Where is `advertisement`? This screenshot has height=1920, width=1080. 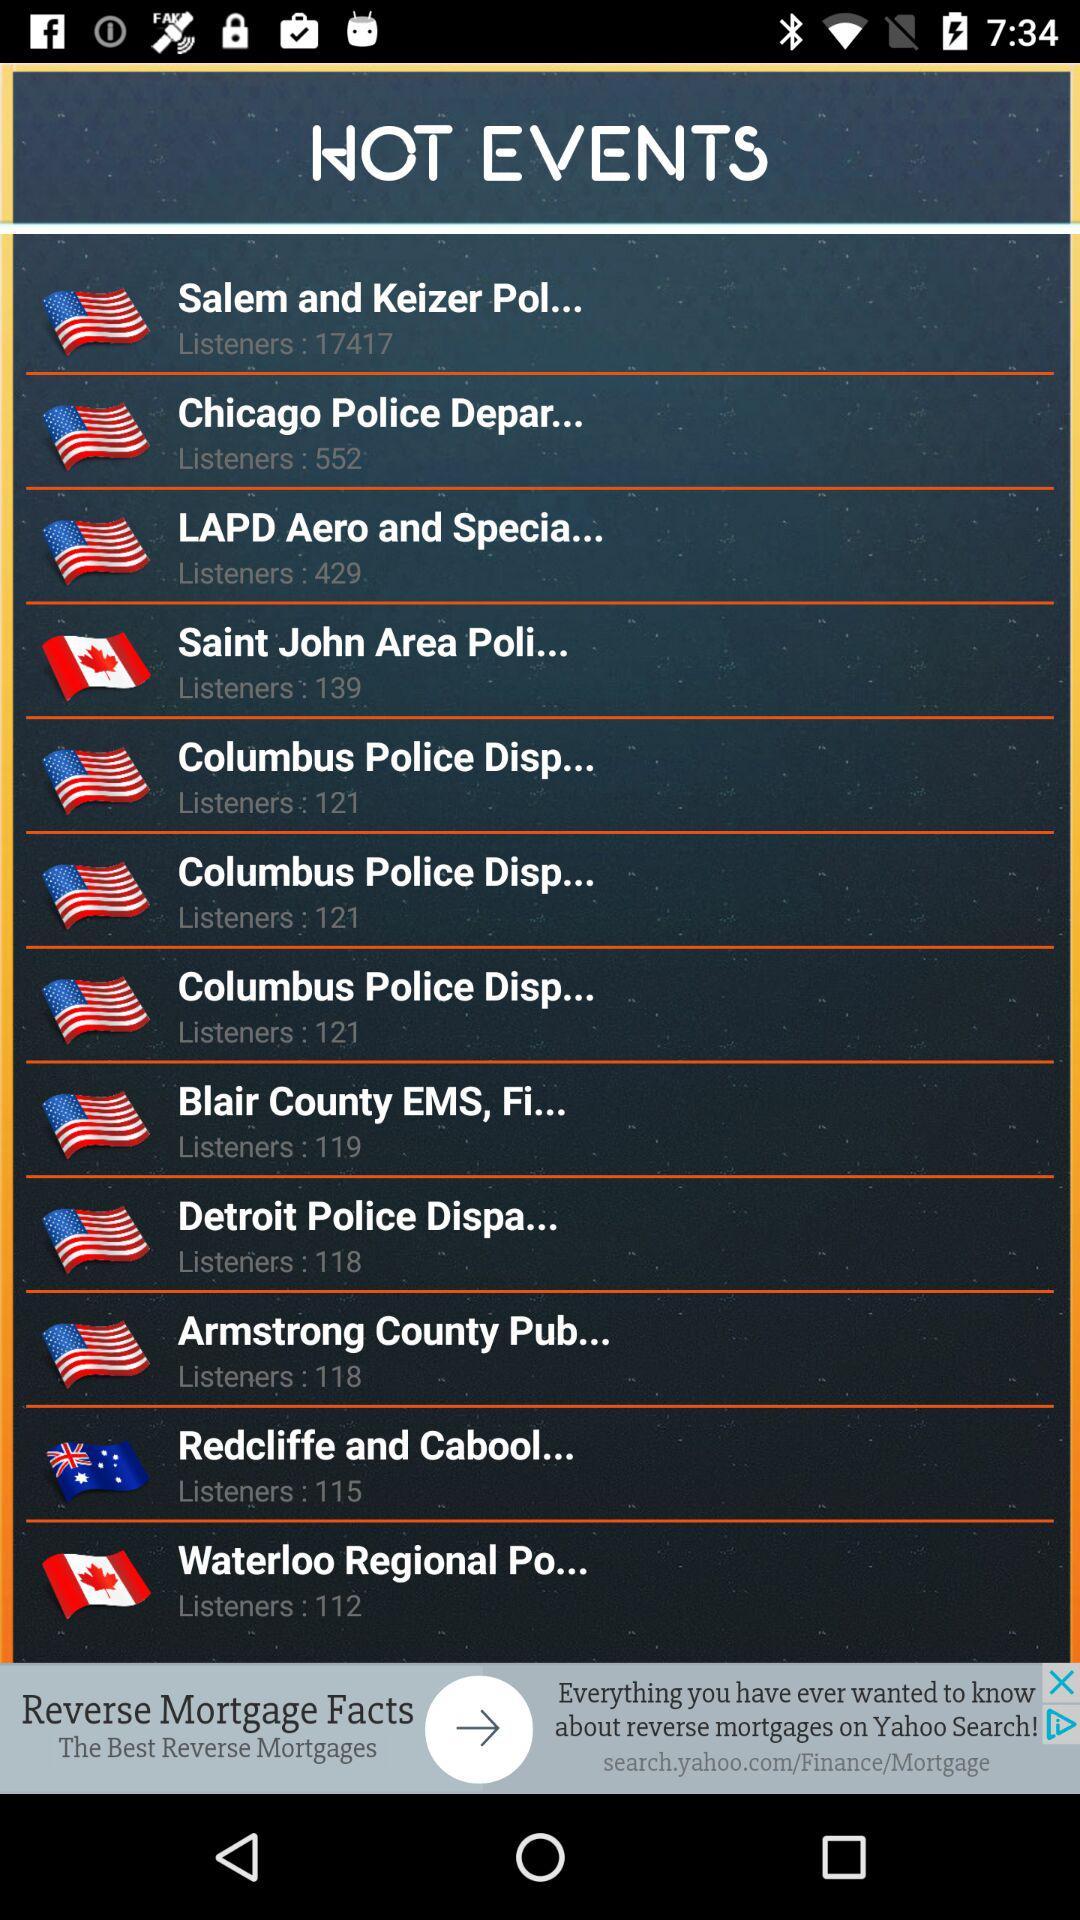 advertisement is located at coordinates (540, 1727).